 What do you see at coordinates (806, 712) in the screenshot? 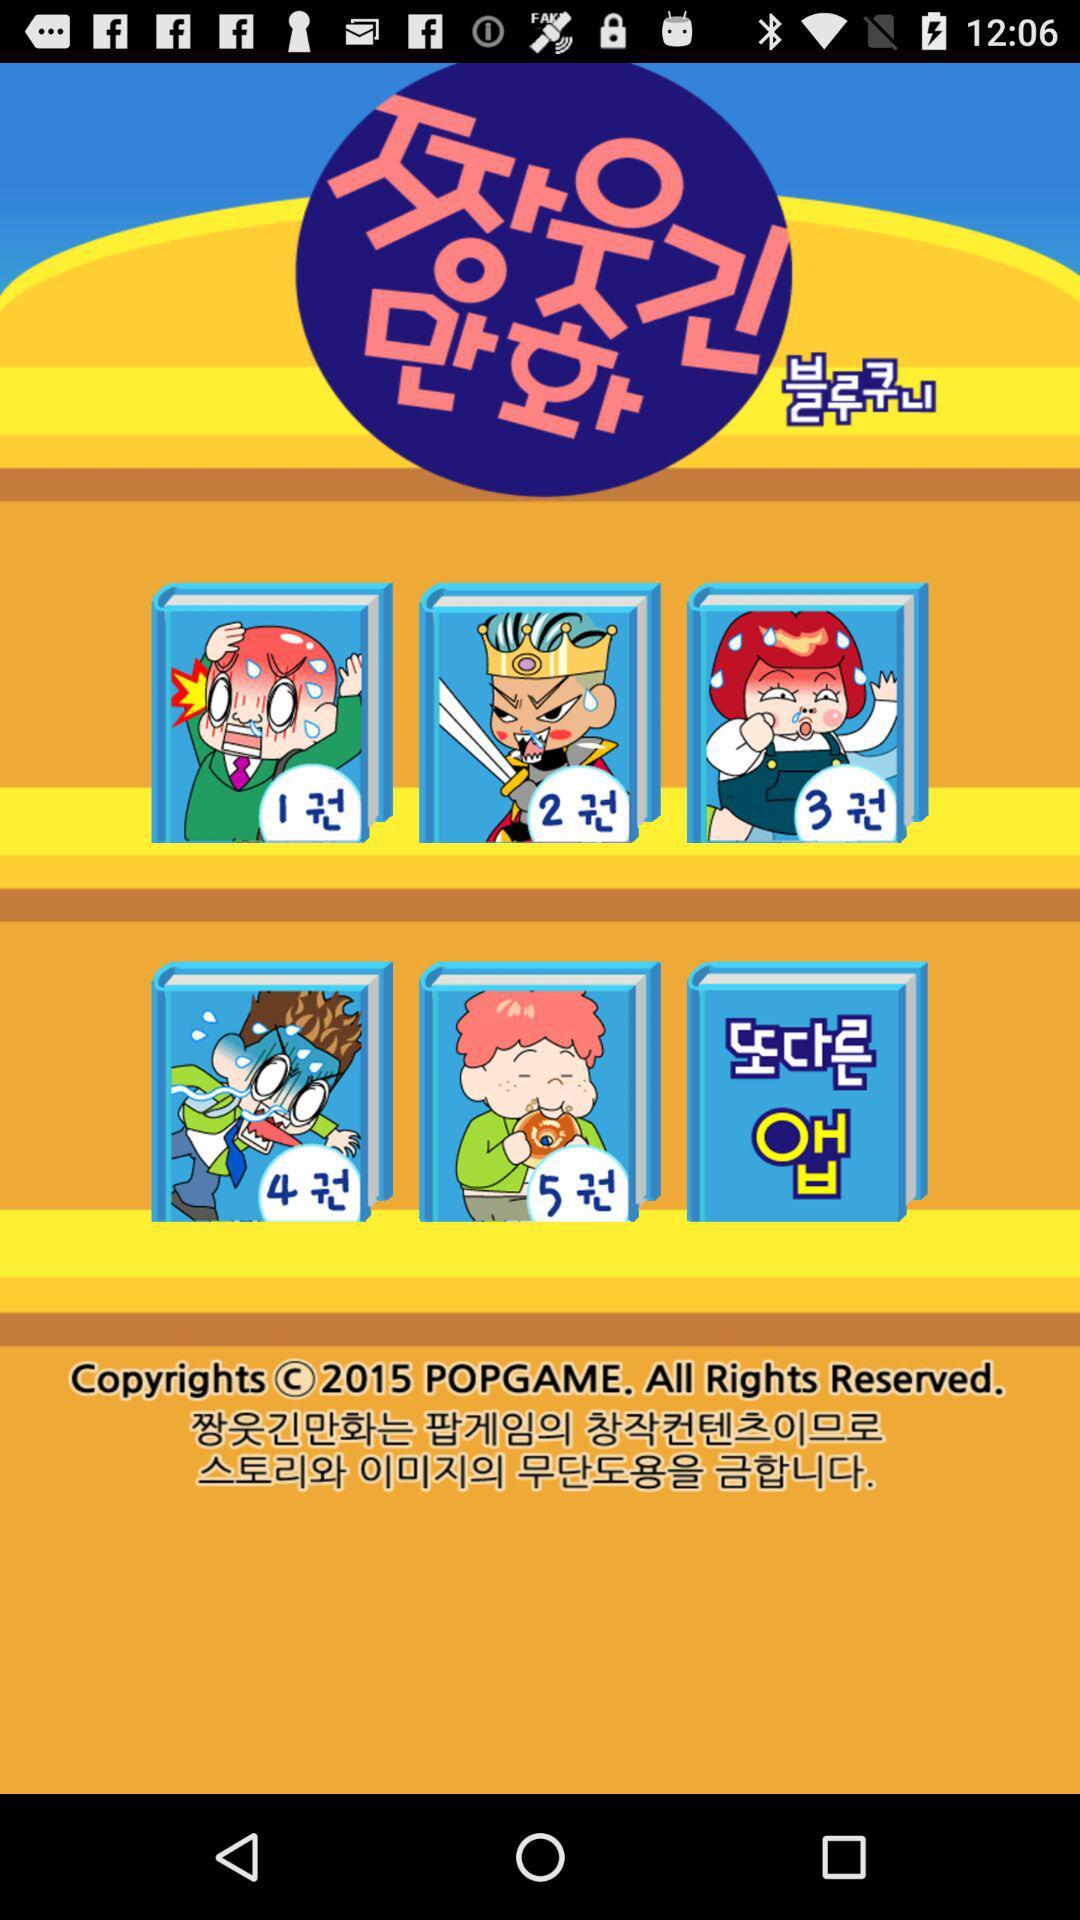
I see `the game` at bounding box center [806, 712].